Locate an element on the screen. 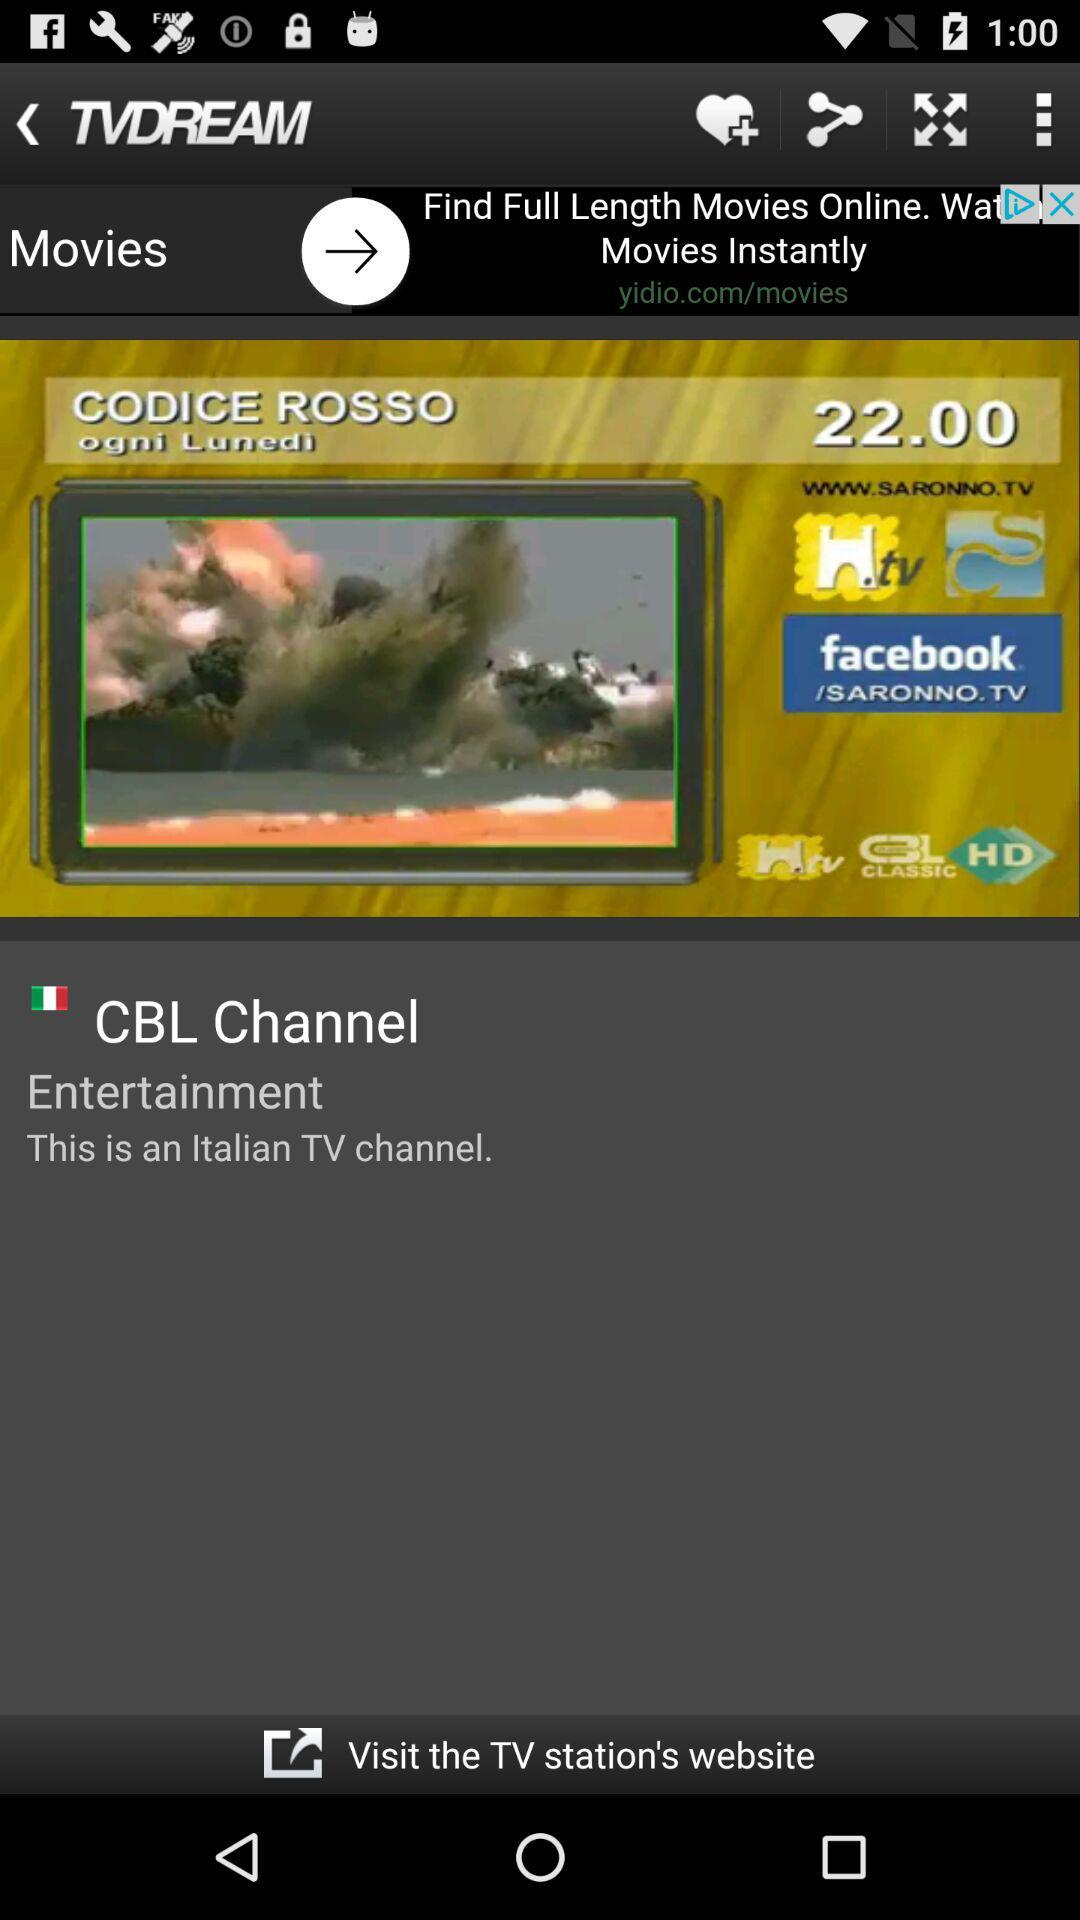 Image resolution: width=1080 pixels, height=1920 pixels. share is located at coordinates (833, 118).